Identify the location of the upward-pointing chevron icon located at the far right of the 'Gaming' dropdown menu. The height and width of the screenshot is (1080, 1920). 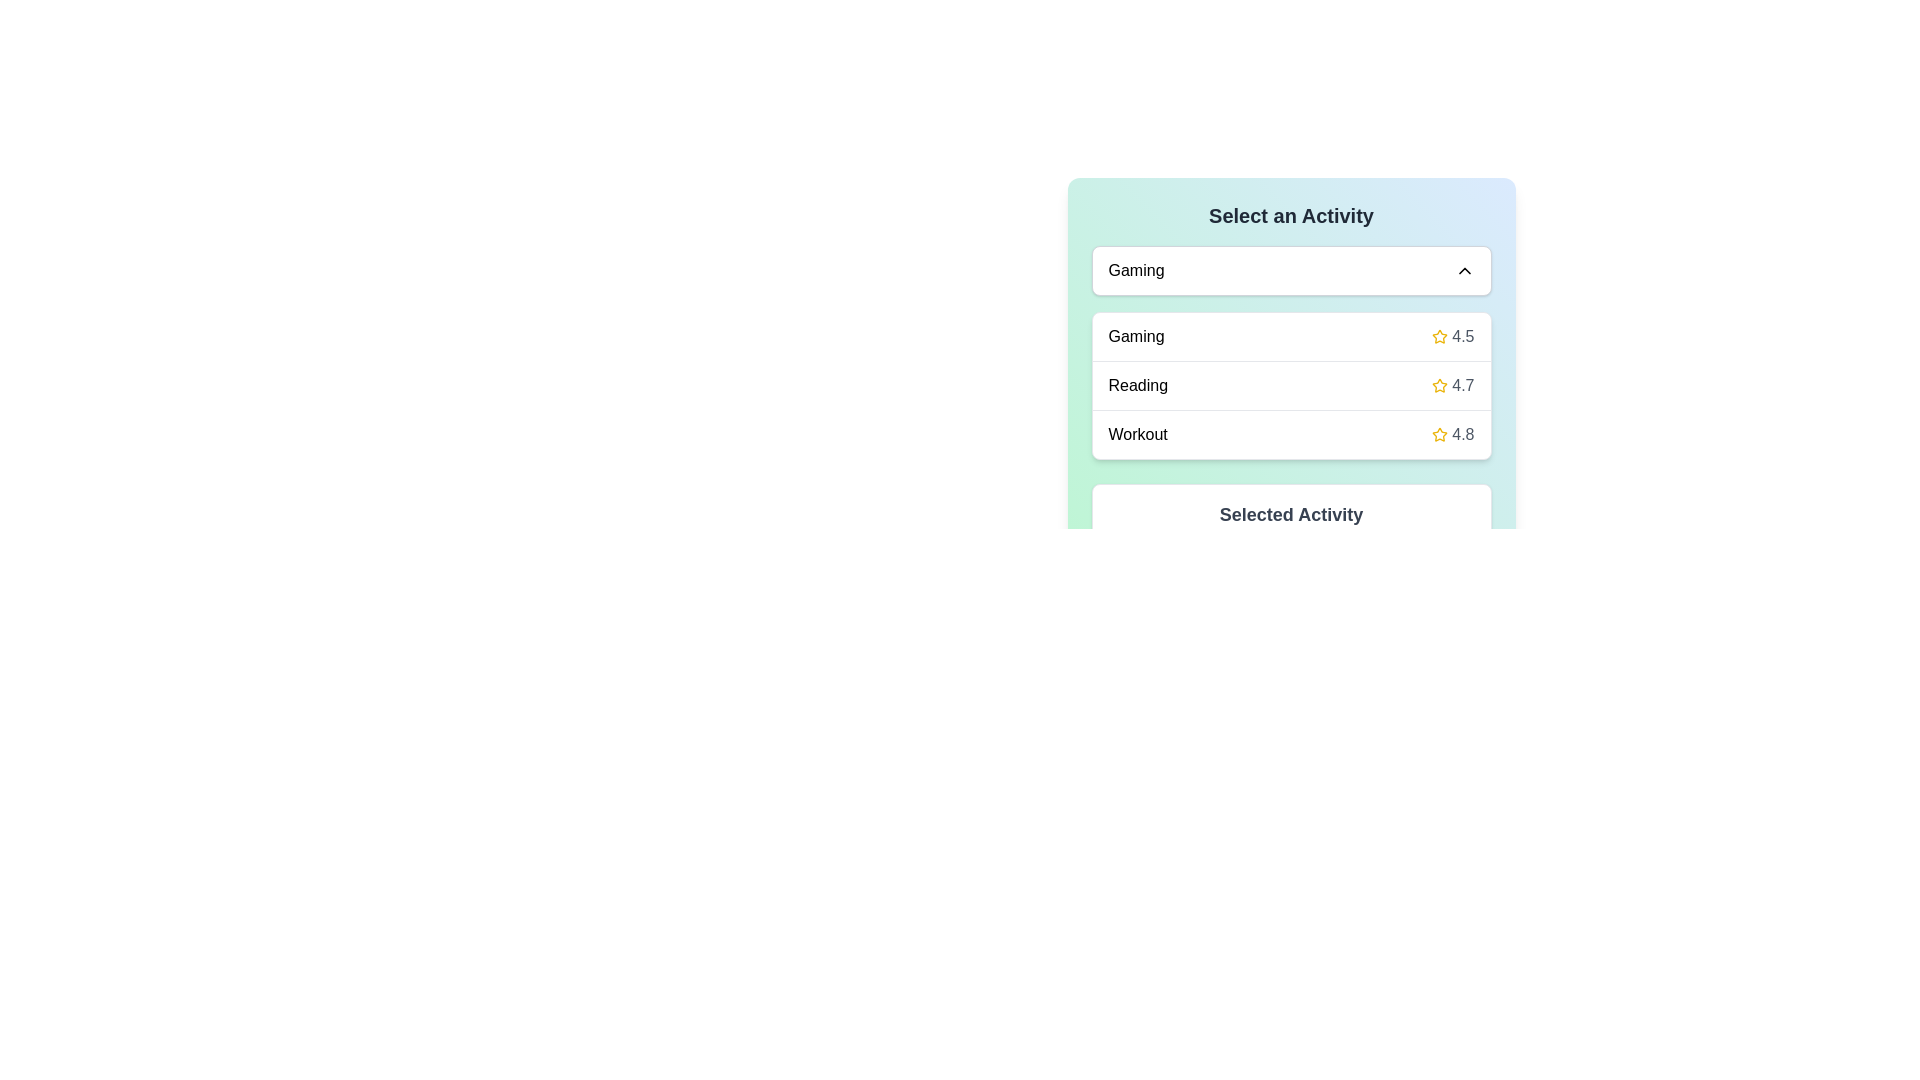
(1464, 270).